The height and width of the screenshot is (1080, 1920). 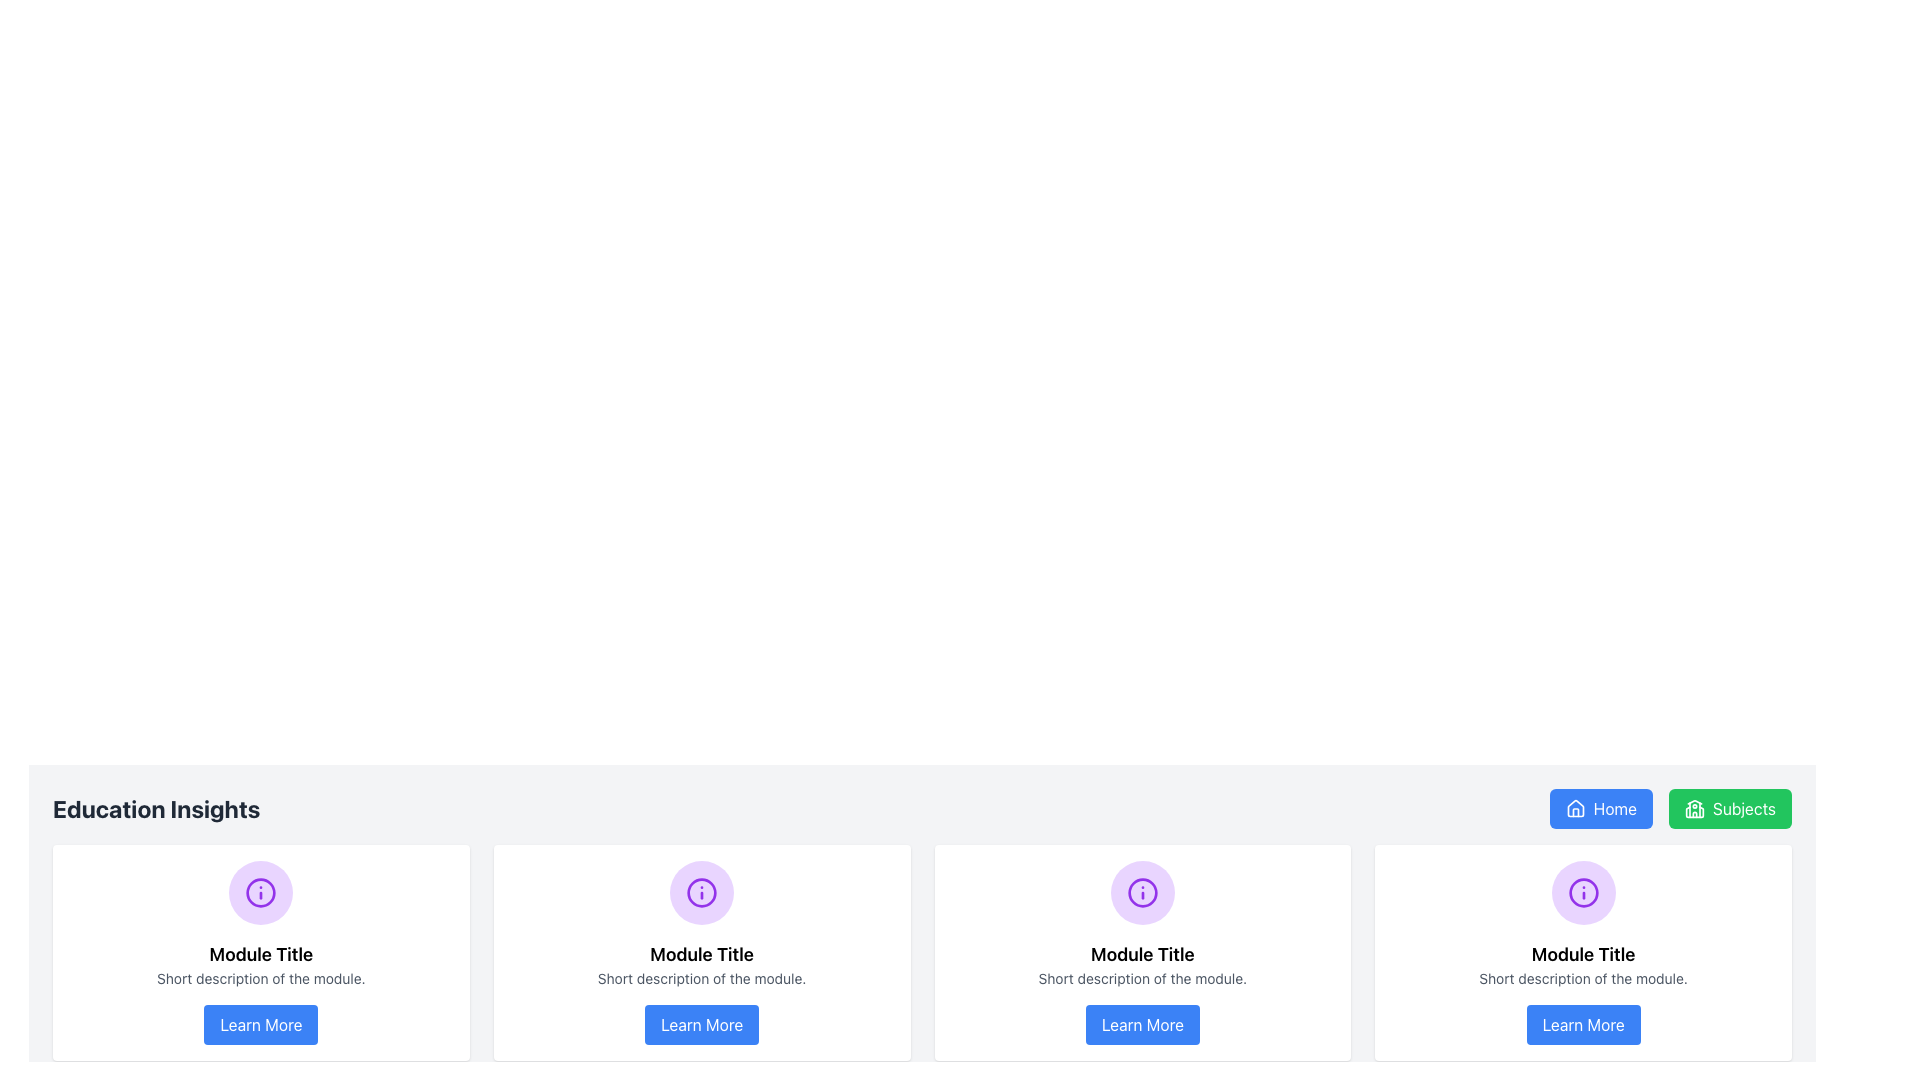 What do you see at coordinates (702, 1025) in the screenshot?
I see `the button located at the bottom center of the card` at bounding box center [702, 1025].